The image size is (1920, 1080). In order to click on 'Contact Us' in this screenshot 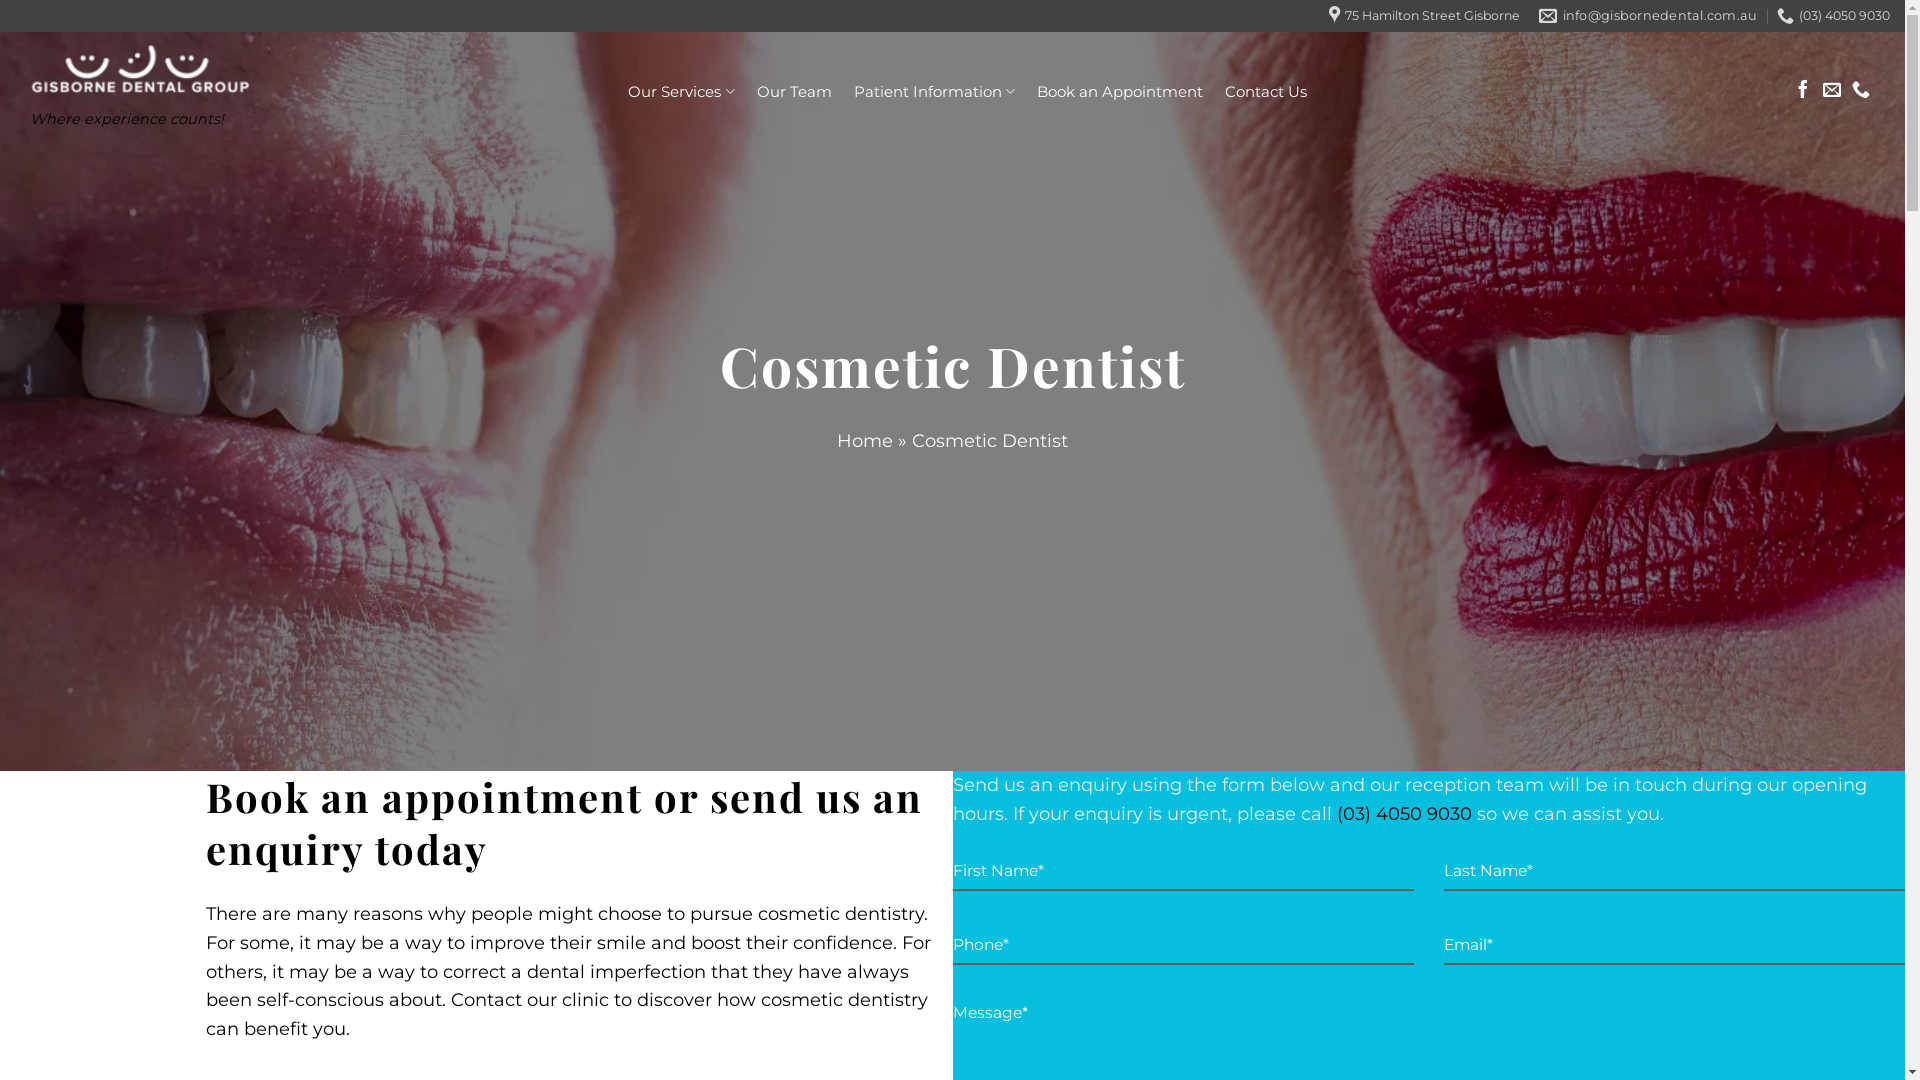, I will do `click(1265, 92)`.